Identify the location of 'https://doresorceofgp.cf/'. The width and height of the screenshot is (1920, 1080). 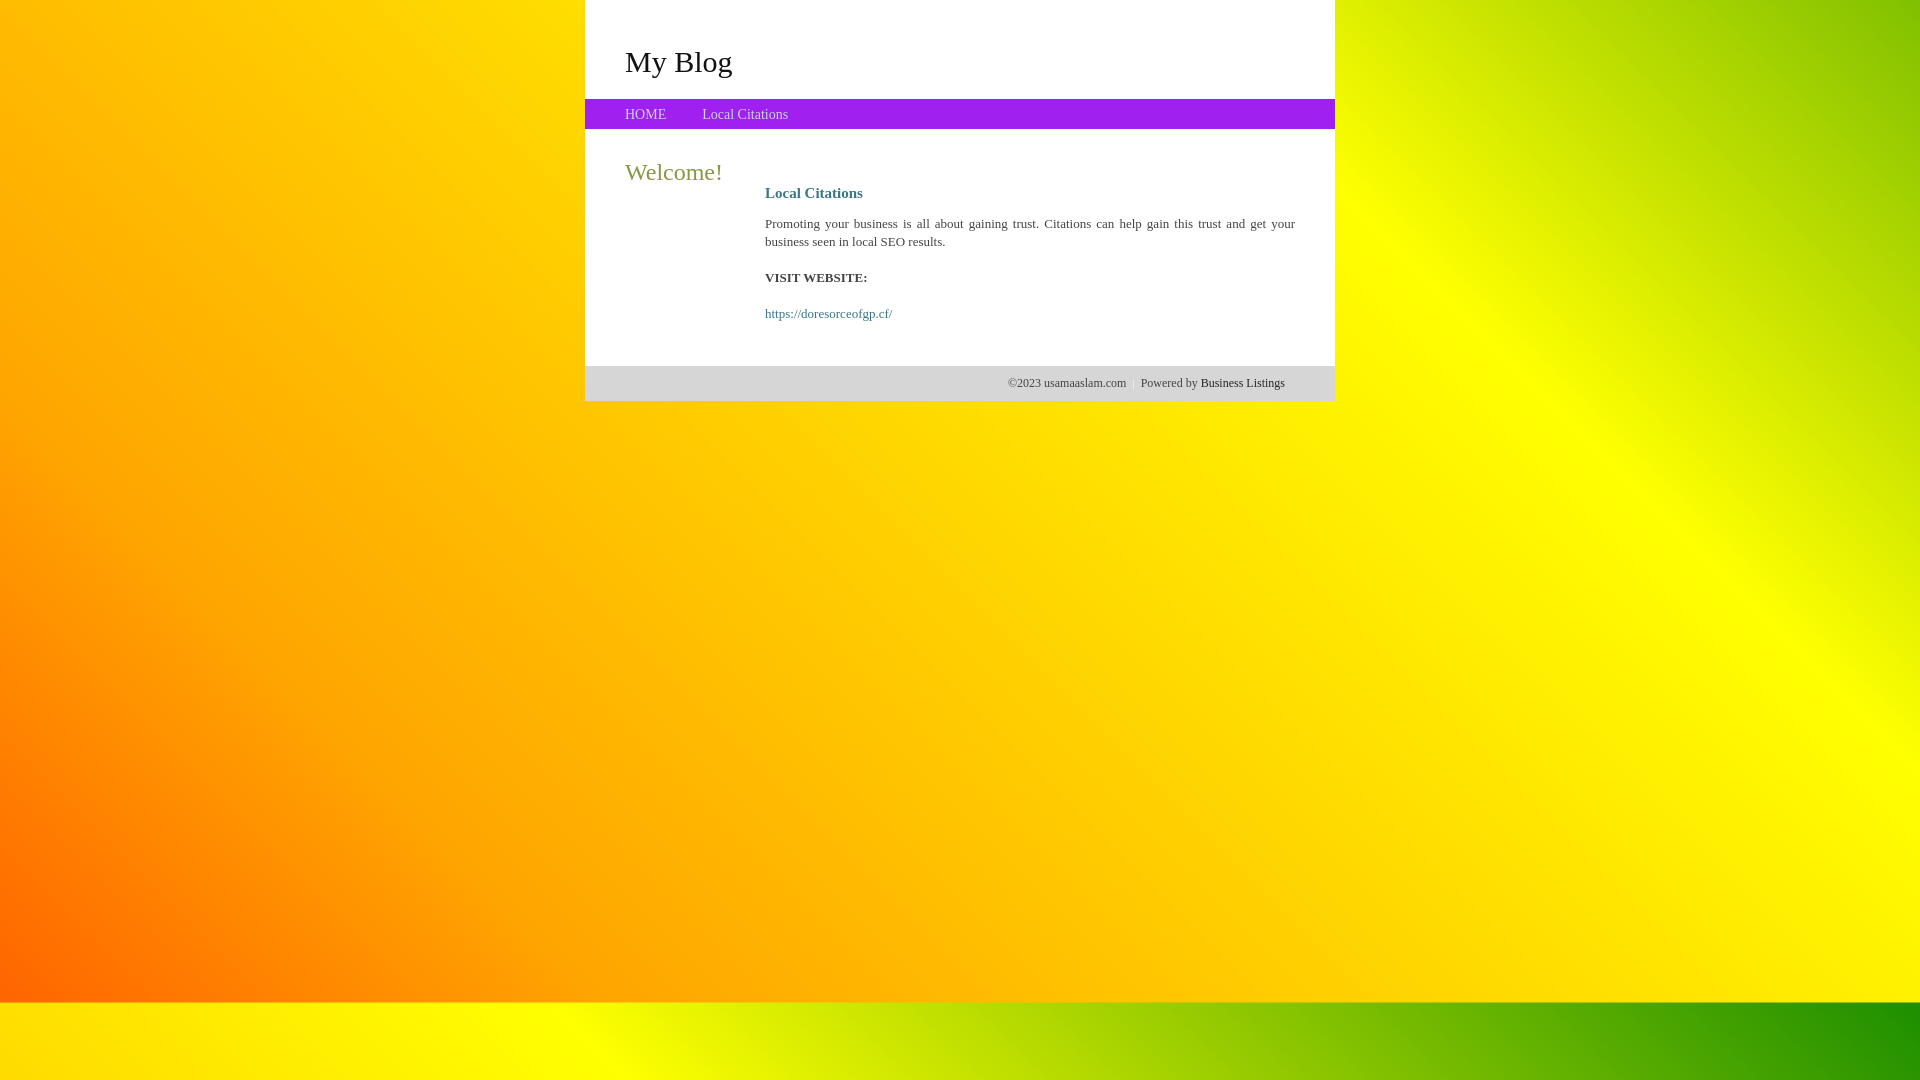
(763, 313).